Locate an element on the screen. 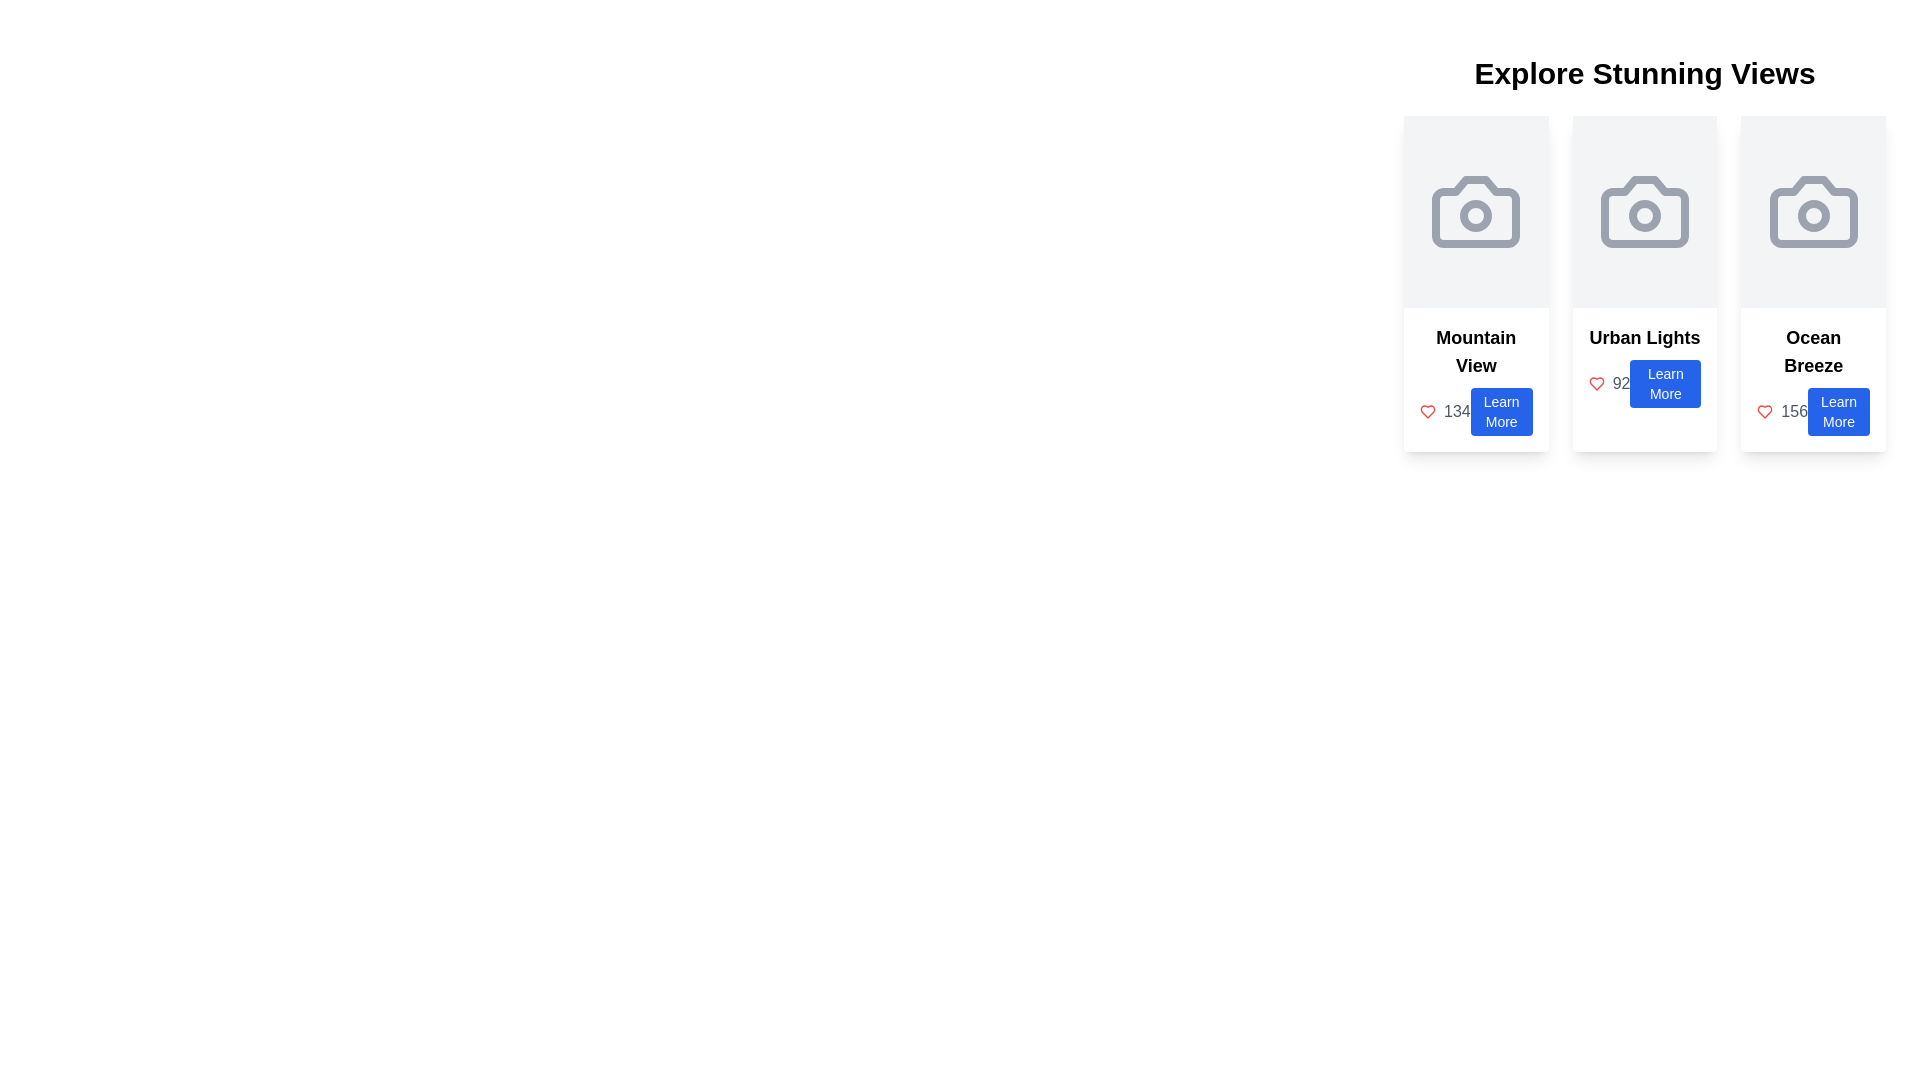 This screenshot has width=1920, height=1080. the small circular shape that forms the inner lens of the camera graphic in the 'Ocean Breeze' card, which has a gray outline is located at coordinates (1813, 216).